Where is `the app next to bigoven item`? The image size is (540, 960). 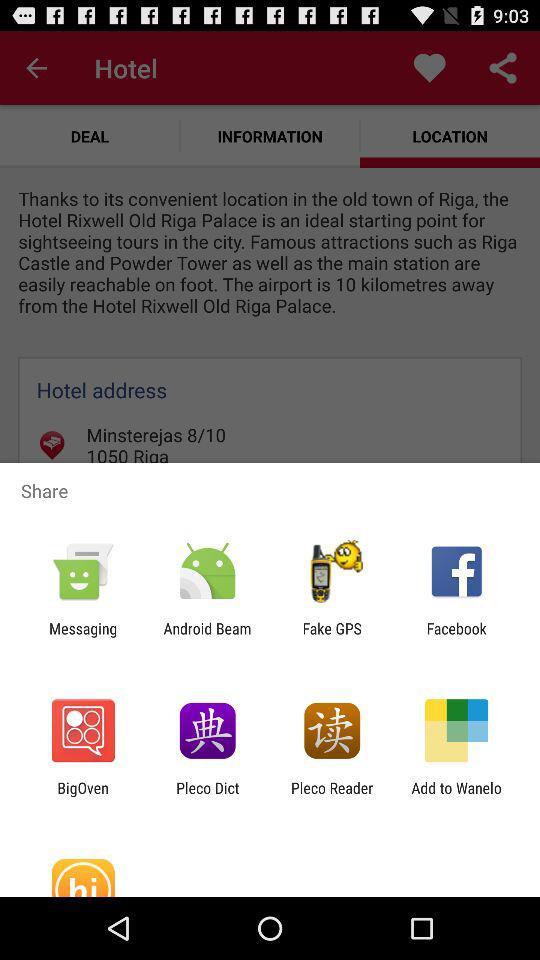
the app next to bigoven item is located at coordinates (206, 796).